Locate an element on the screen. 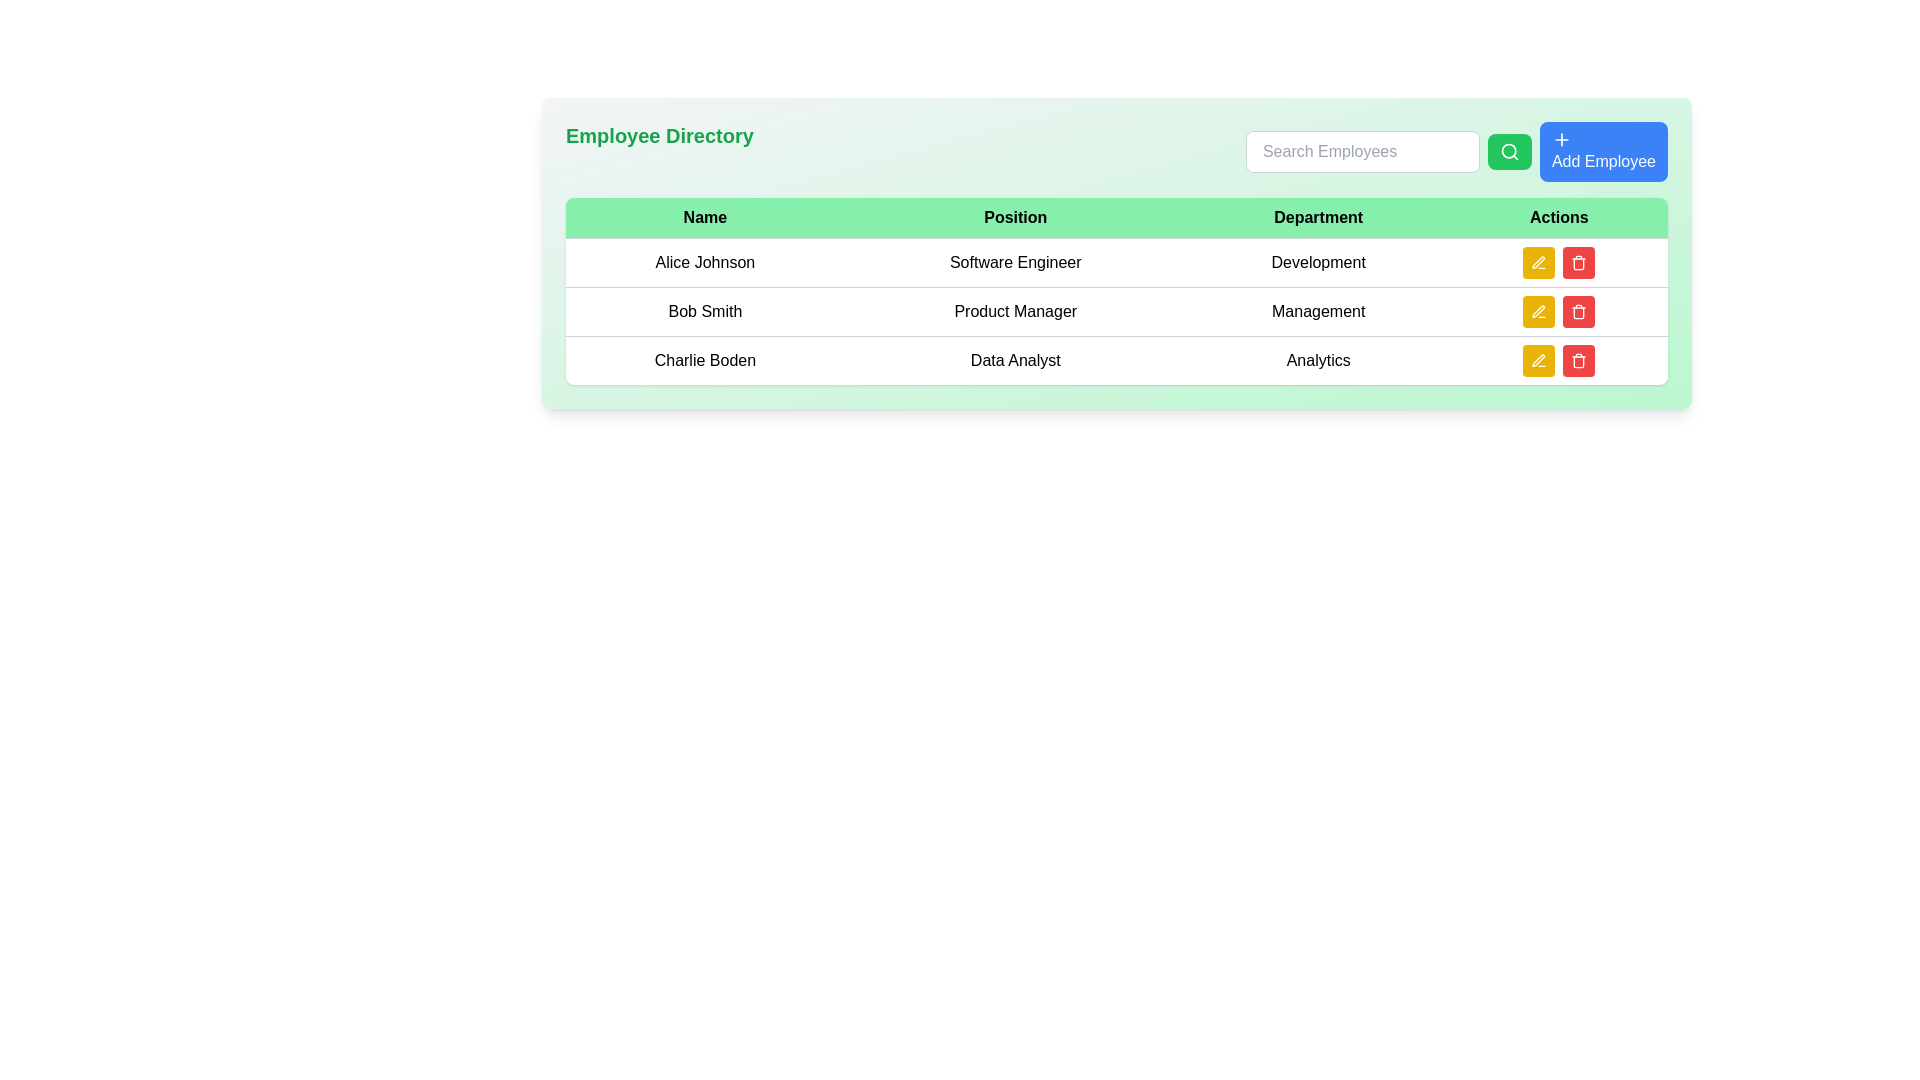 The width and height of the screenshot is (1920, 1080). text label 'Position' which is styled in bold, dark font and is positioned as the second header in a list of headers is located at coordinates (1015, 218).